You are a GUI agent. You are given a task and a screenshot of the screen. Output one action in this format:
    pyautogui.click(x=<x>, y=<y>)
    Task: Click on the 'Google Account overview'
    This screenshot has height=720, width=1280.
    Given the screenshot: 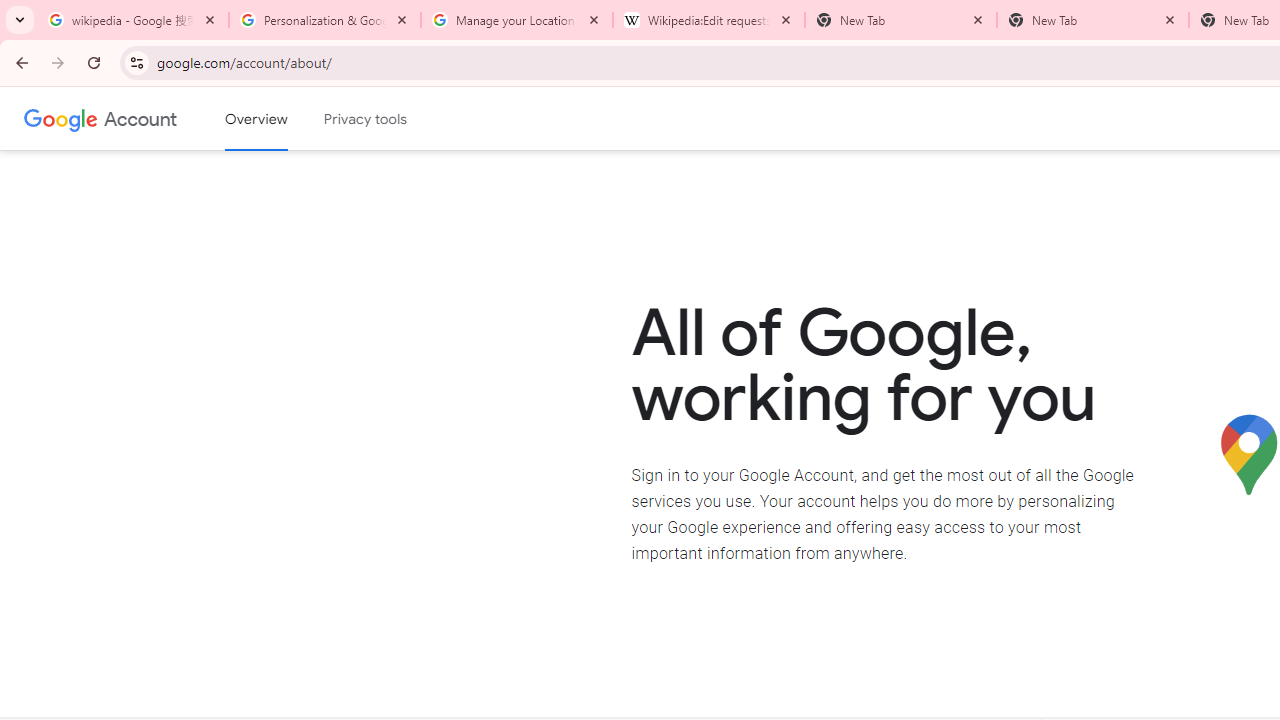 What is the action you would take?
    pyautogui.click(x=255, y=119)
    